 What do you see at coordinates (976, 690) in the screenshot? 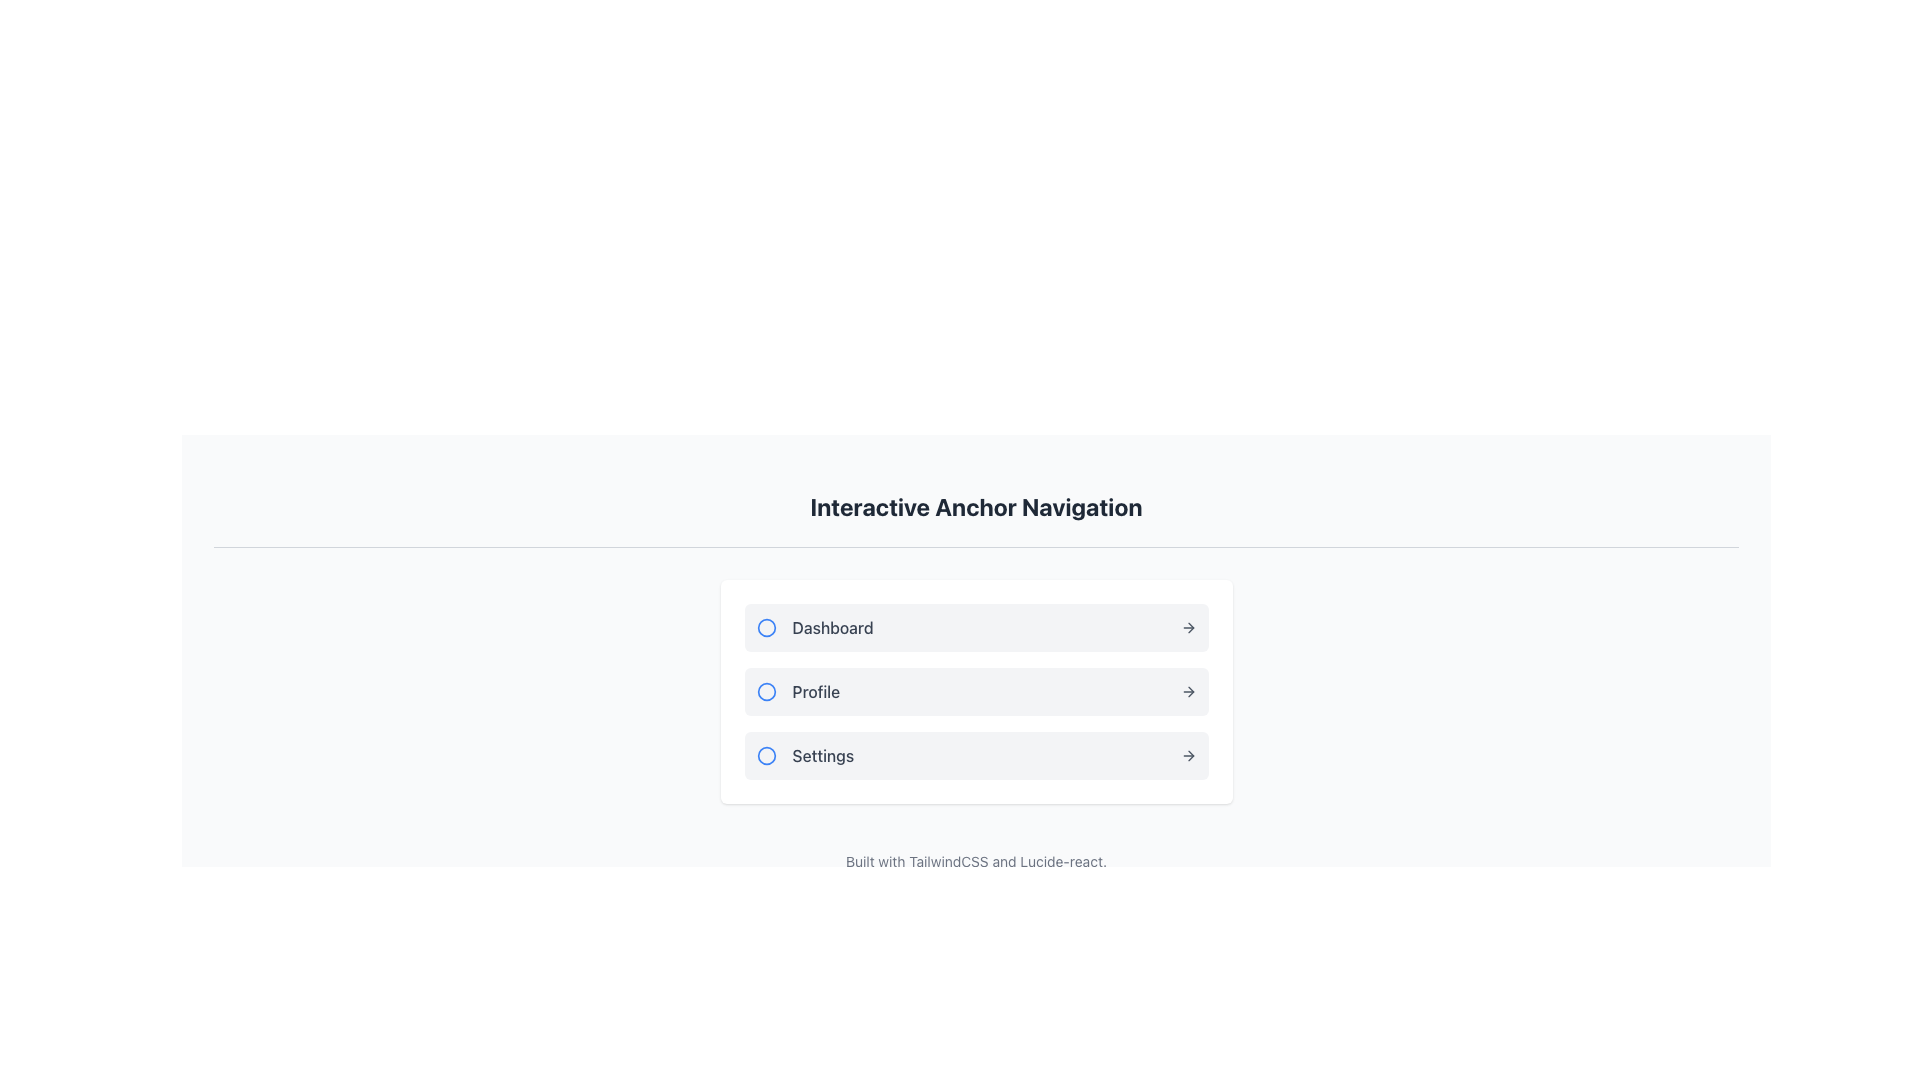
I see `the 'Profile' button, the second item in a vertical list of three, to trigger a visual change` at bounding box center [976, 690].